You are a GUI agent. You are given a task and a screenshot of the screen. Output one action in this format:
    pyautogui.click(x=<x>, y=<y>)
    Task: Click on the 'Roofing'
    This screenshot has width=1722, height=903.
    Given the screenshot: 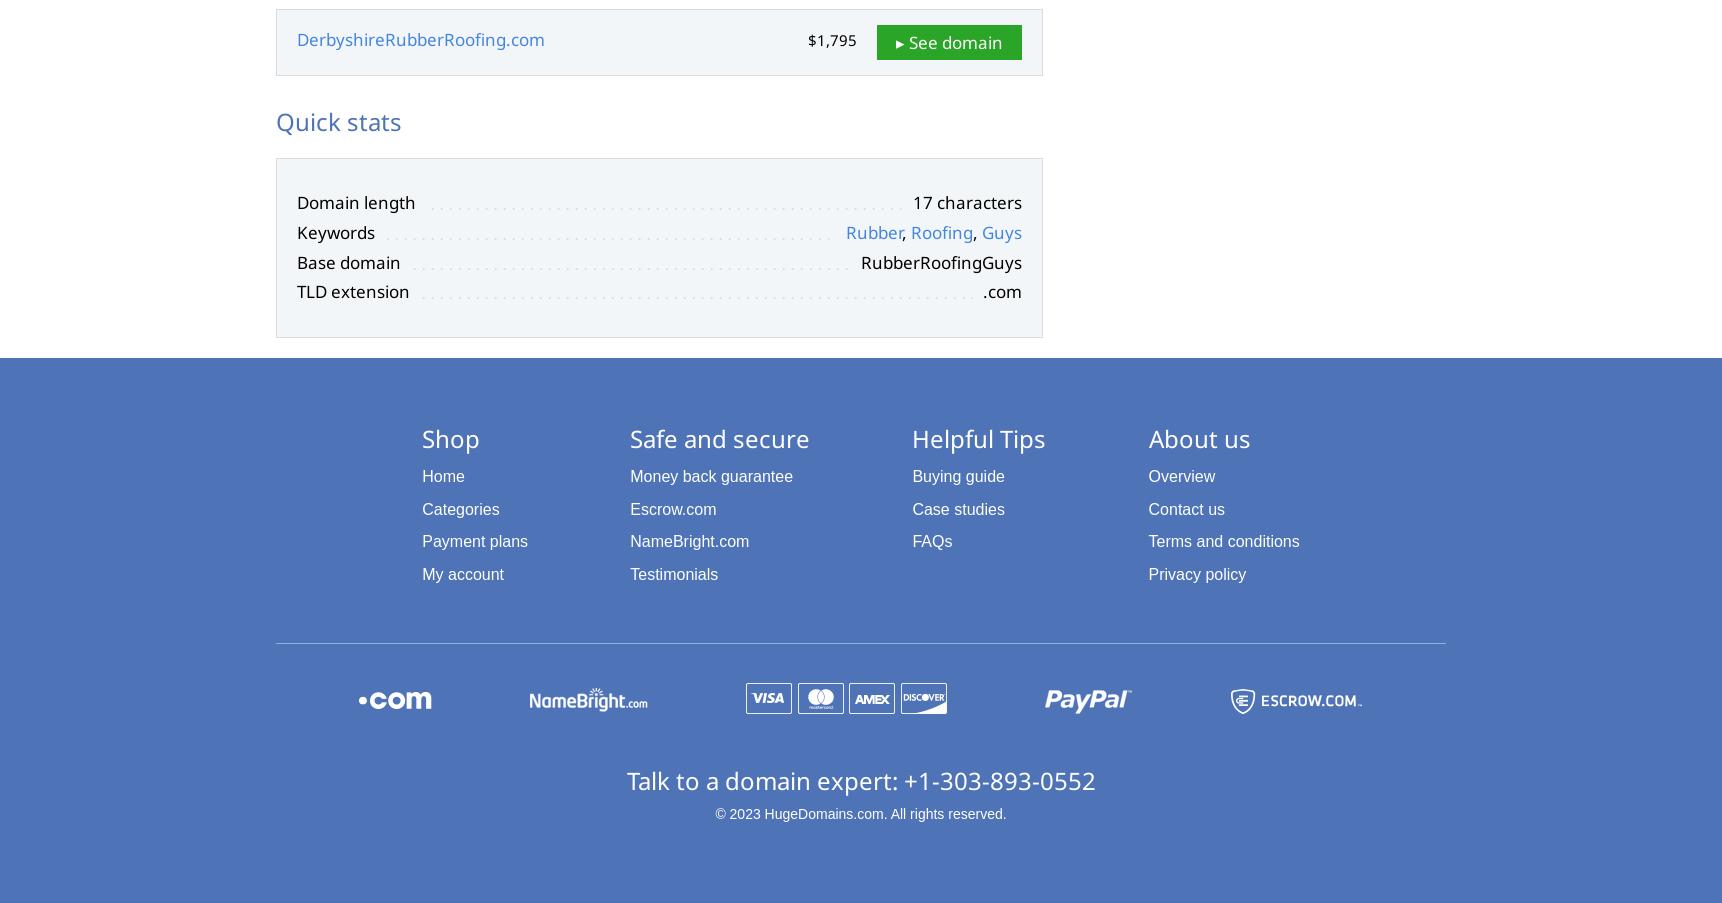 What is the action you would take?
    pyautogui.click(x=940, y=231)
    